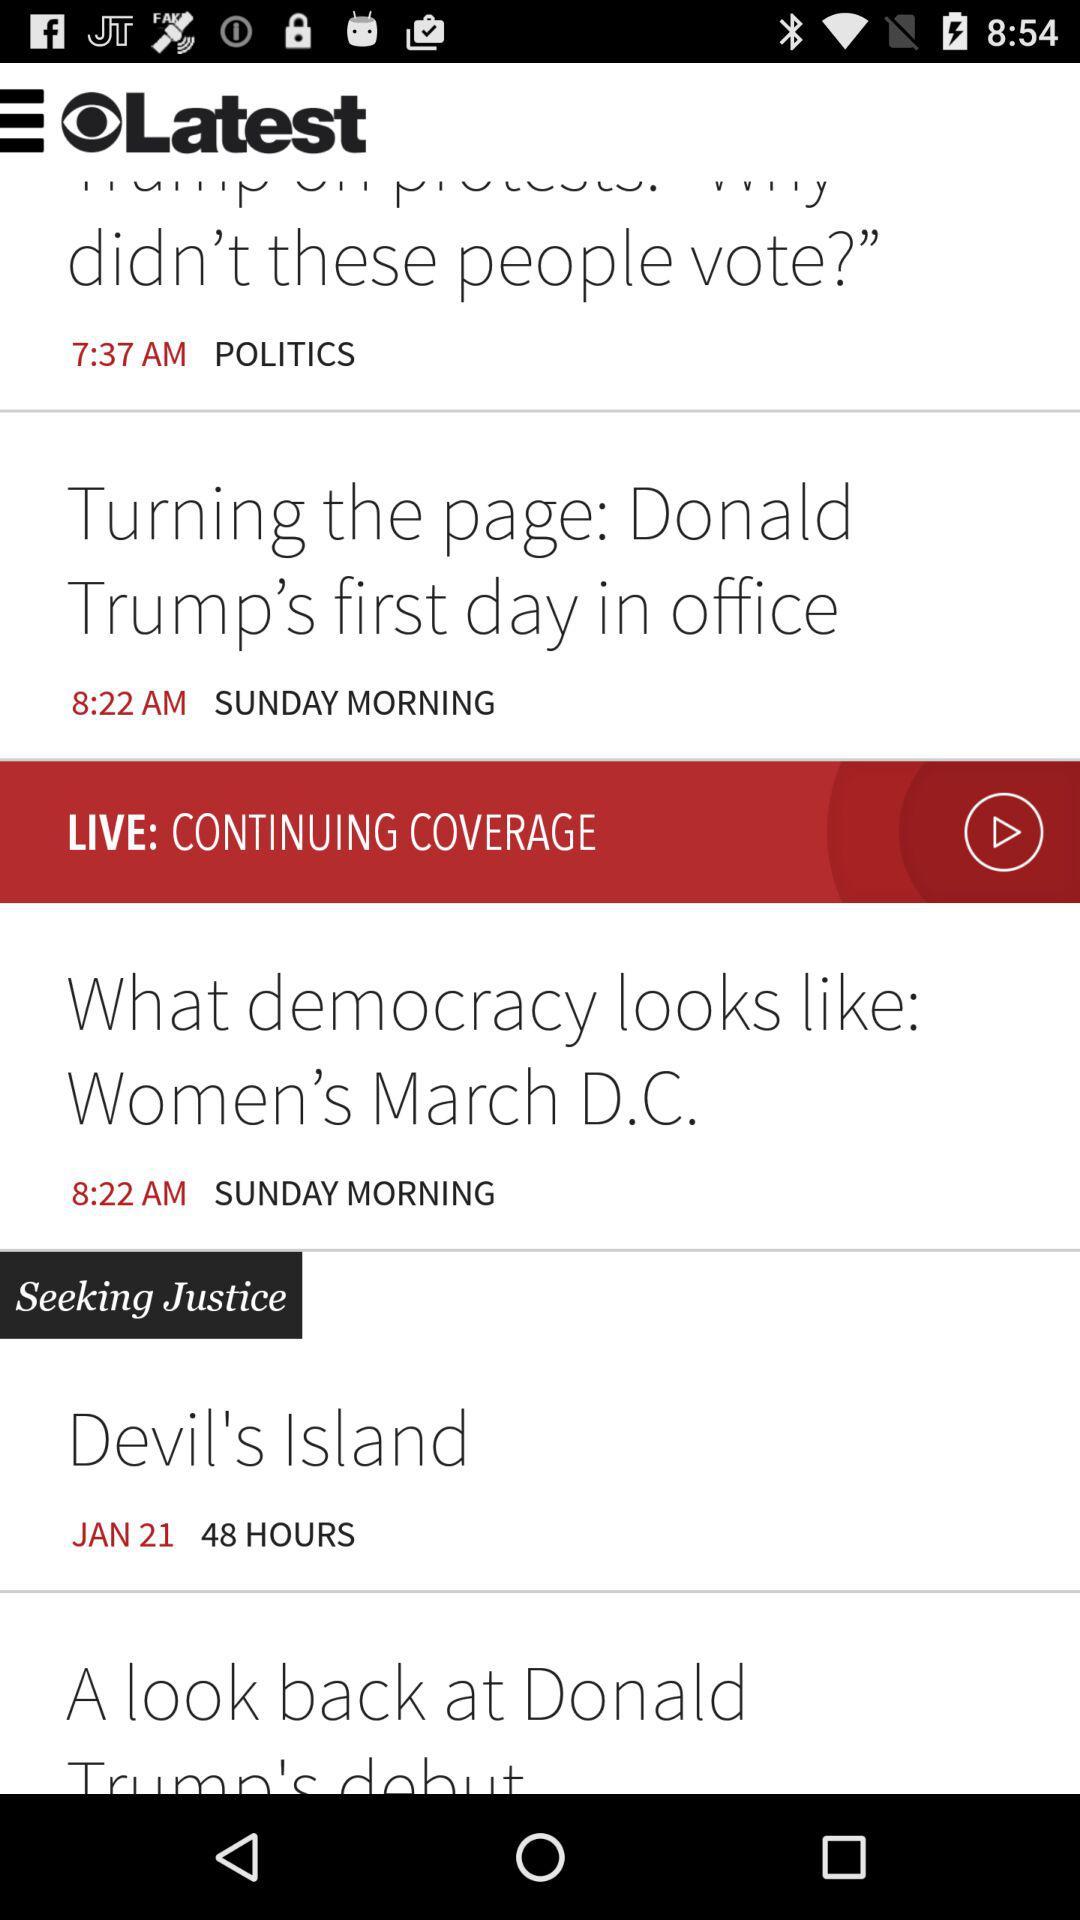 The height and width of the screenshot is (1920, 1080). What do you see at coordinates (947, 832) in the screenshot?
I see `open video or audio stream about news coverage` at bounding box center [947, 832].